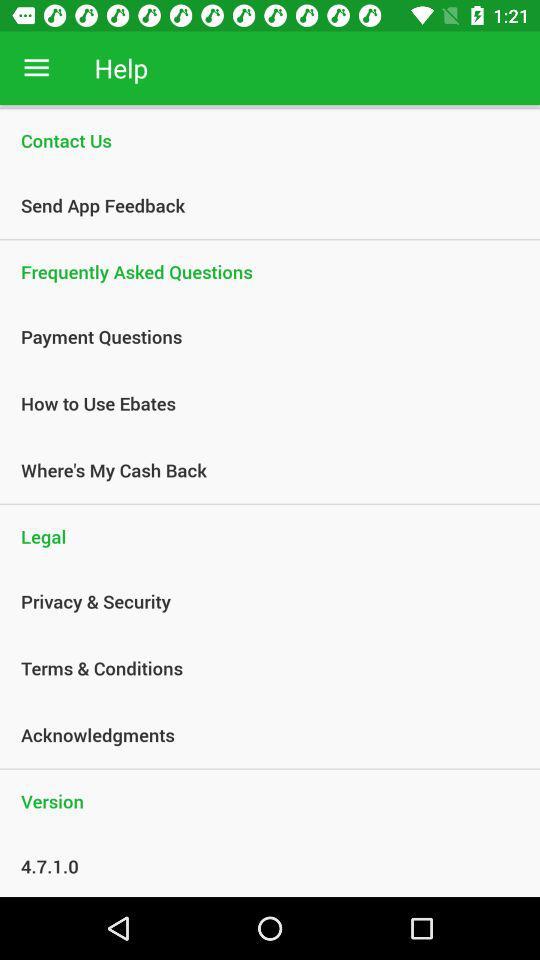 Image resolution: width=540 pixels, height=960 pixels. What do you see at coordinates (270, 270) in the screenshot?
I see `the item above payment questions icon` at bounding box center [270, 270].